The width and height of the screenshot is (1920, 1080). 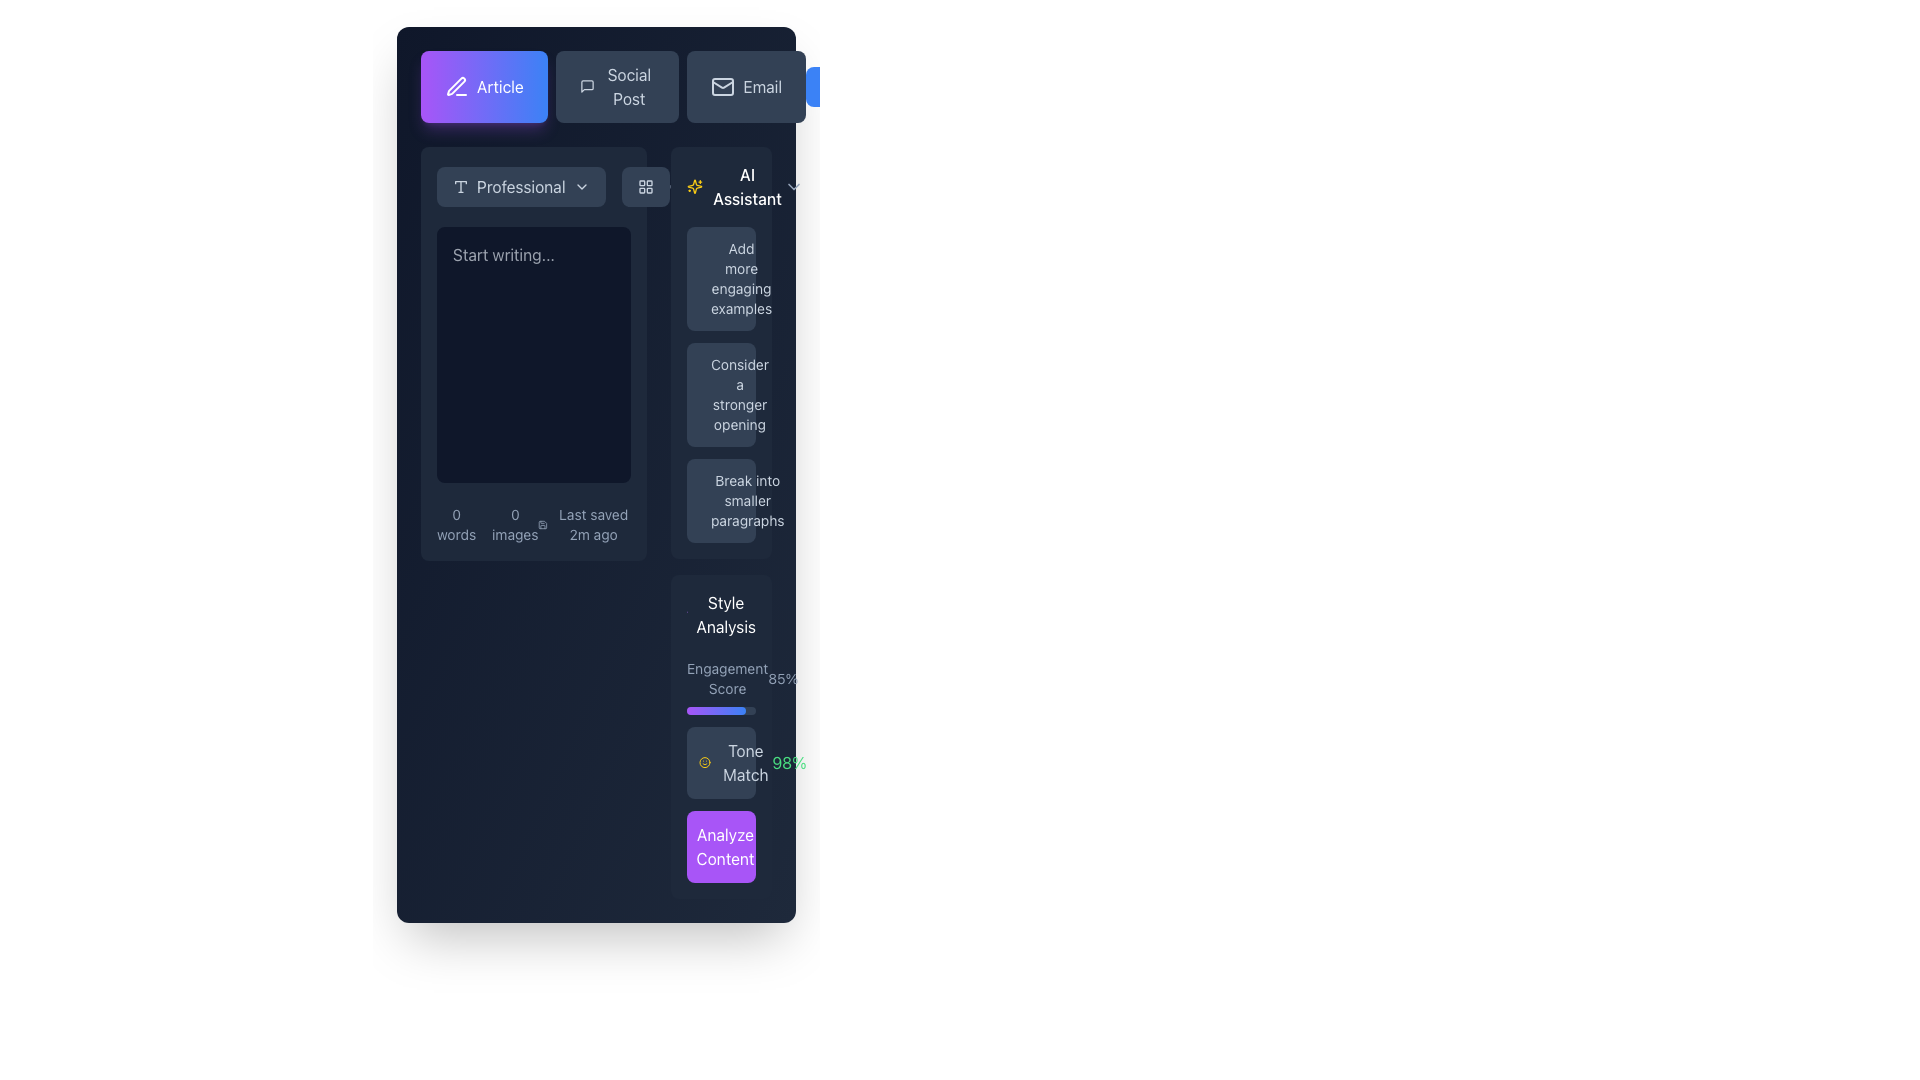 What do you see at coordinates (720, 709) in the screenshot?
I see `the progress visually on the horizontal progress bar located in the 'Style Analysis' section, which has a dark slate background and a gradient-filled sub-bar indicating 85% completion` at bounding box center [720, 709].